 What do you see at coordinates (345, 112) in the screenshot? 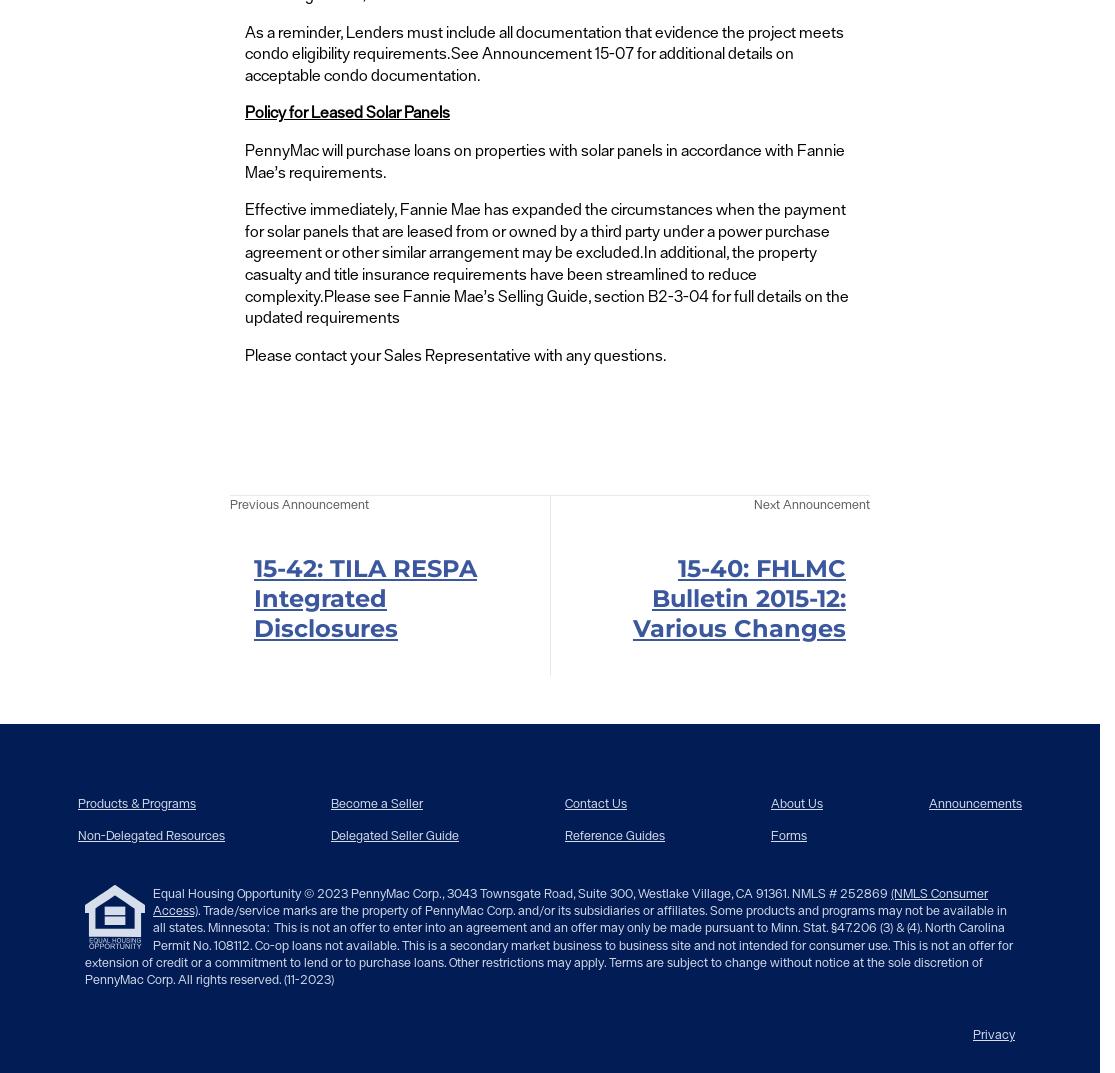
I see `'Policy for Leased Solar Panels'` at bounding box center [345, 112].